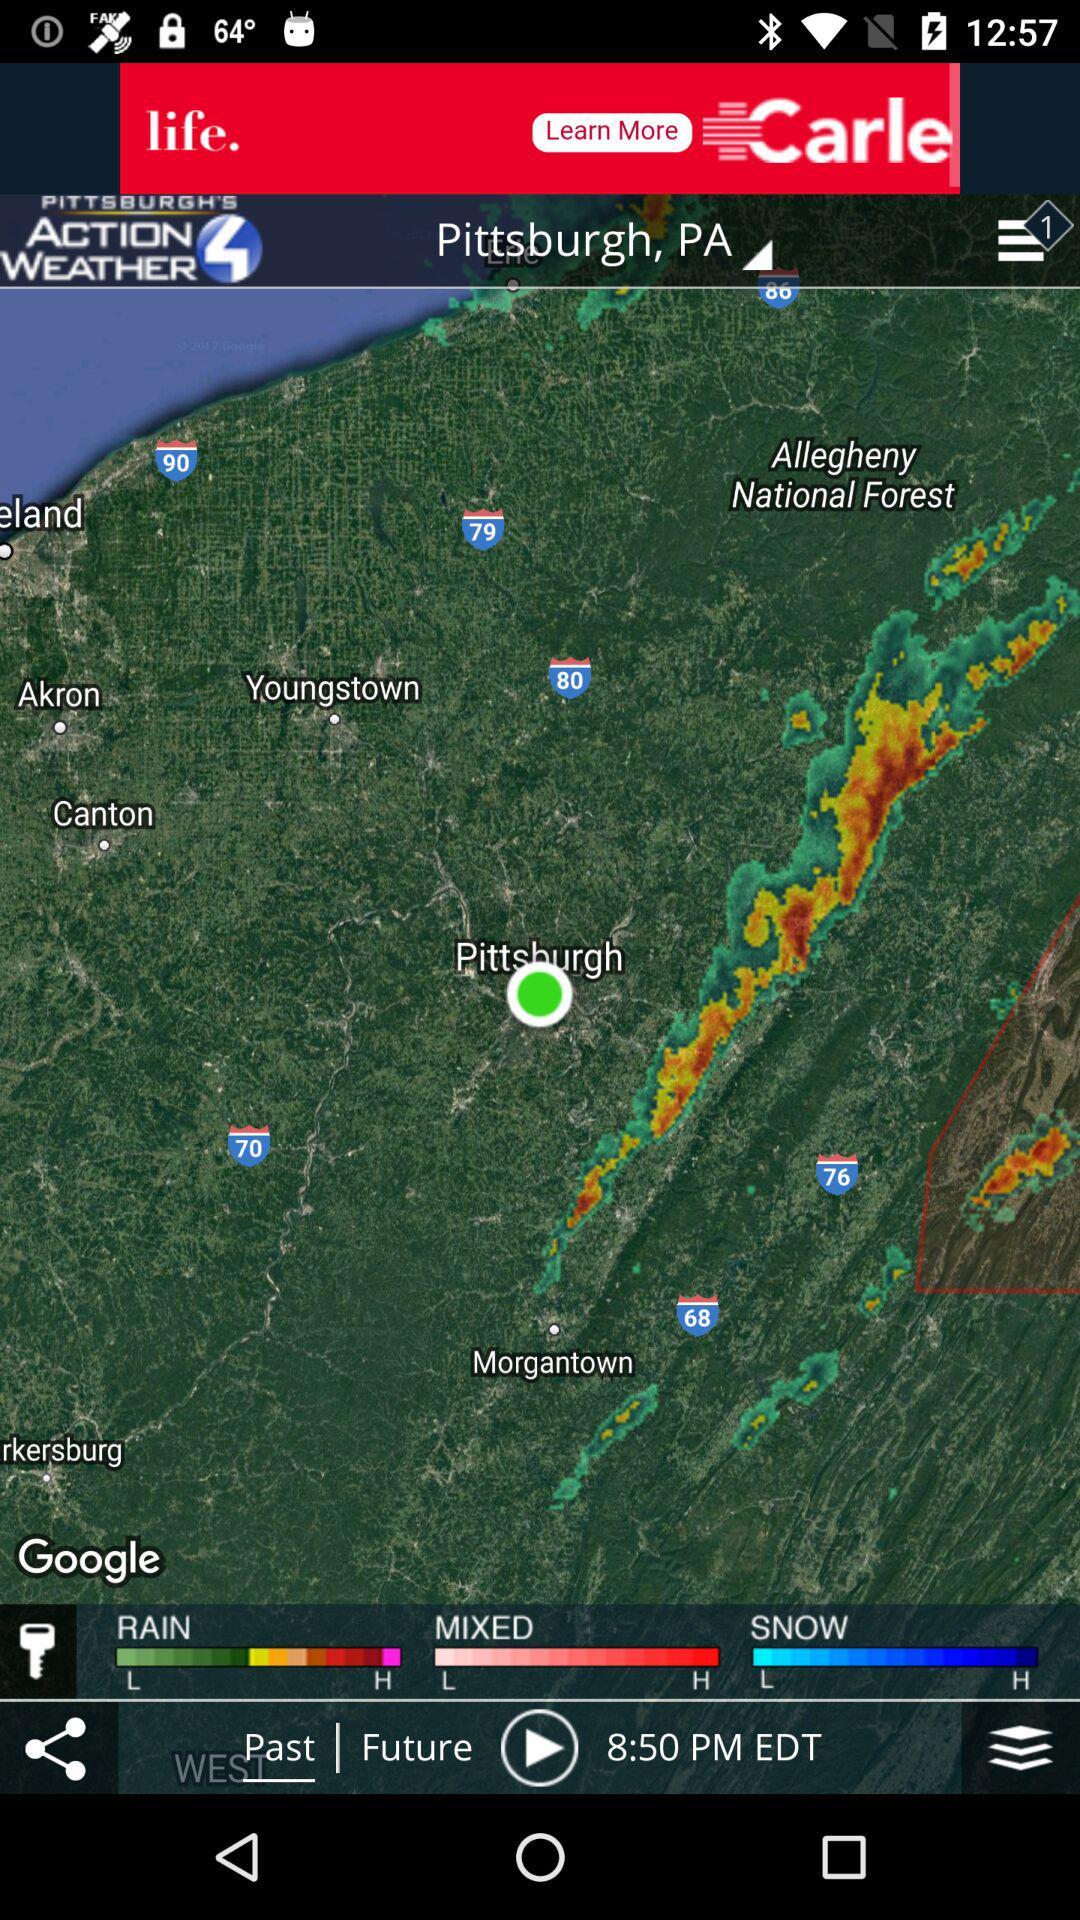 The width and height of the screenshot is (1080, 1920). Describe the element at coordinates (58, 1746) in the screenshot. I see `the share icon` at that location.